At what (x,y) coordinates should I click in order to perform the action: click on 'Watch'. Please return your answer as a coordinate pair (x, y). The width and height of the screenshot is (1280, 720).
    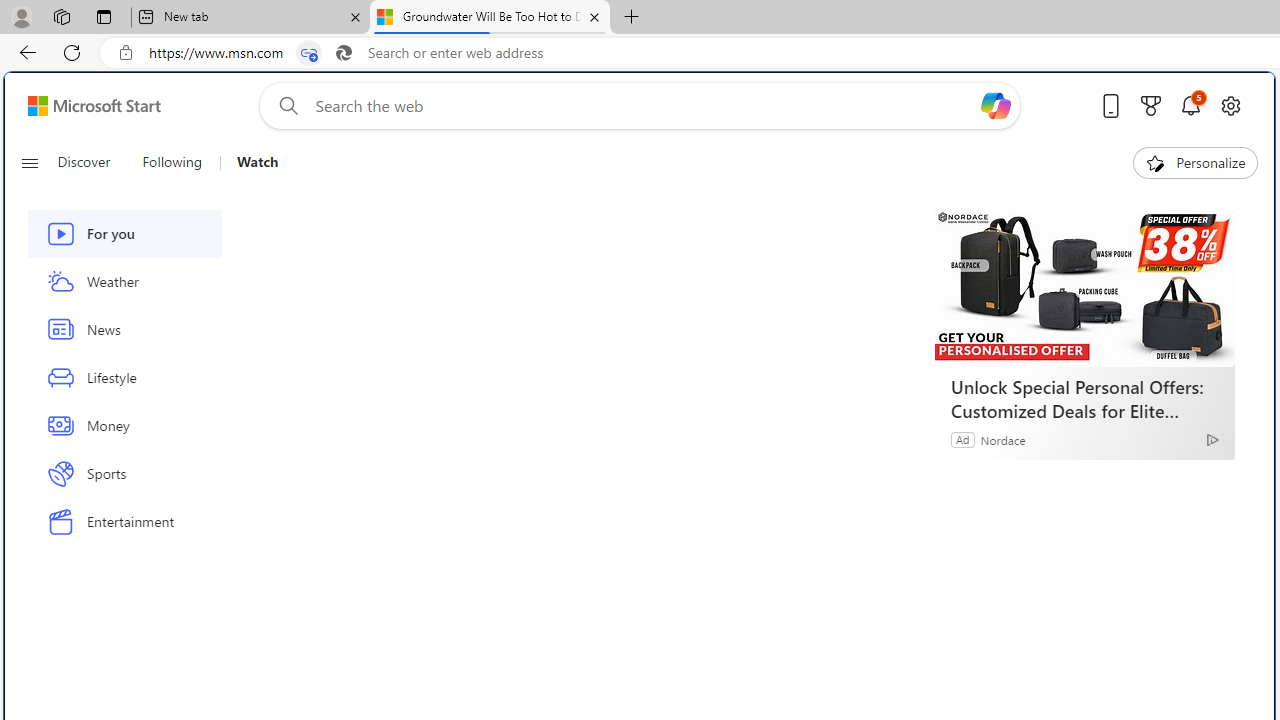
    Looking at the image, I should click on (248, 162).